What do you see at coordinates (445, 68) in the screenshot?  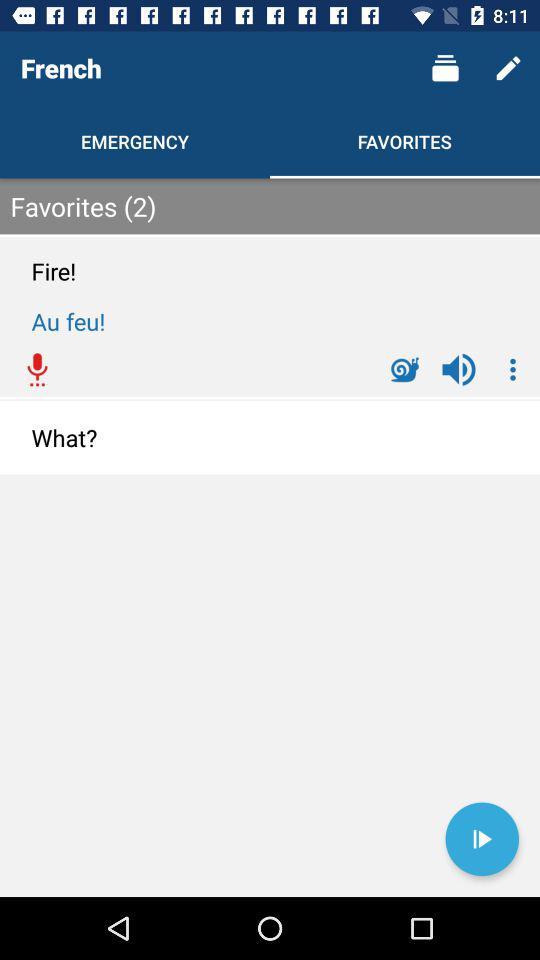 I see `icon next to french` at bounding box center [445, 68].